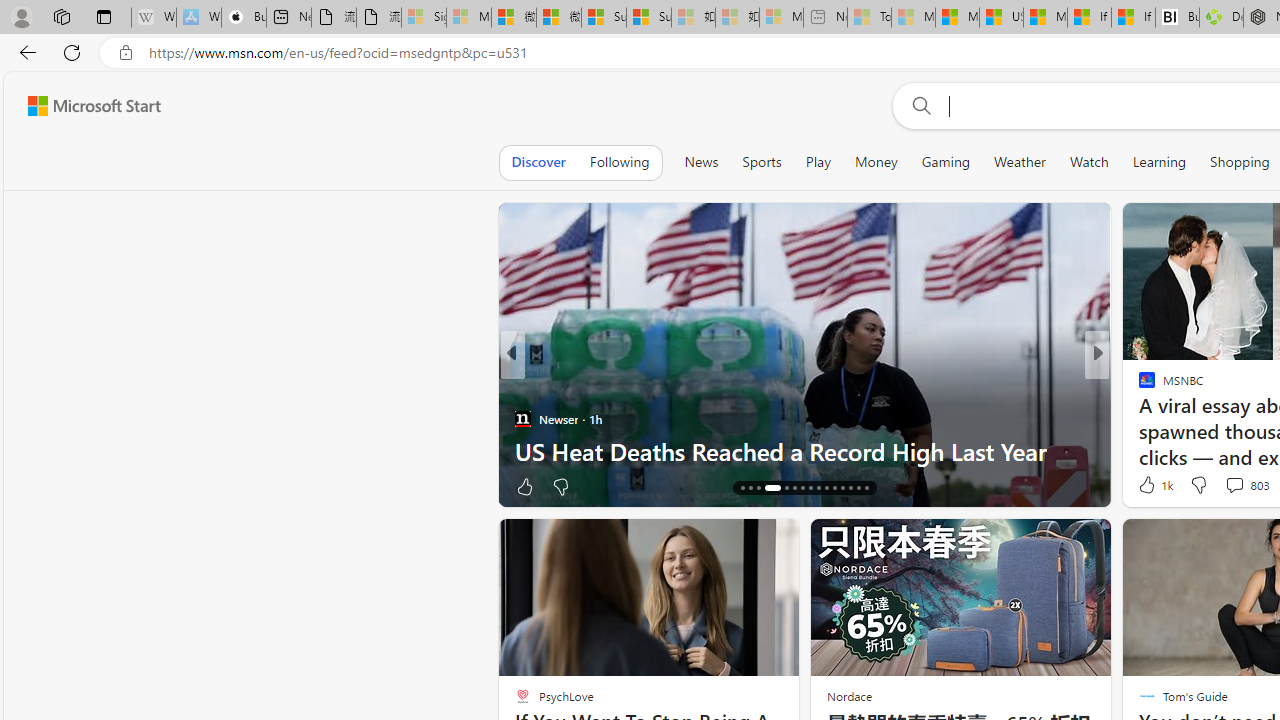 The image size is (1280, 720). What do you see at coordinates (1145, 486) in the screenshot?
I see `'8 Like'` at bounding box center [1145, 486].